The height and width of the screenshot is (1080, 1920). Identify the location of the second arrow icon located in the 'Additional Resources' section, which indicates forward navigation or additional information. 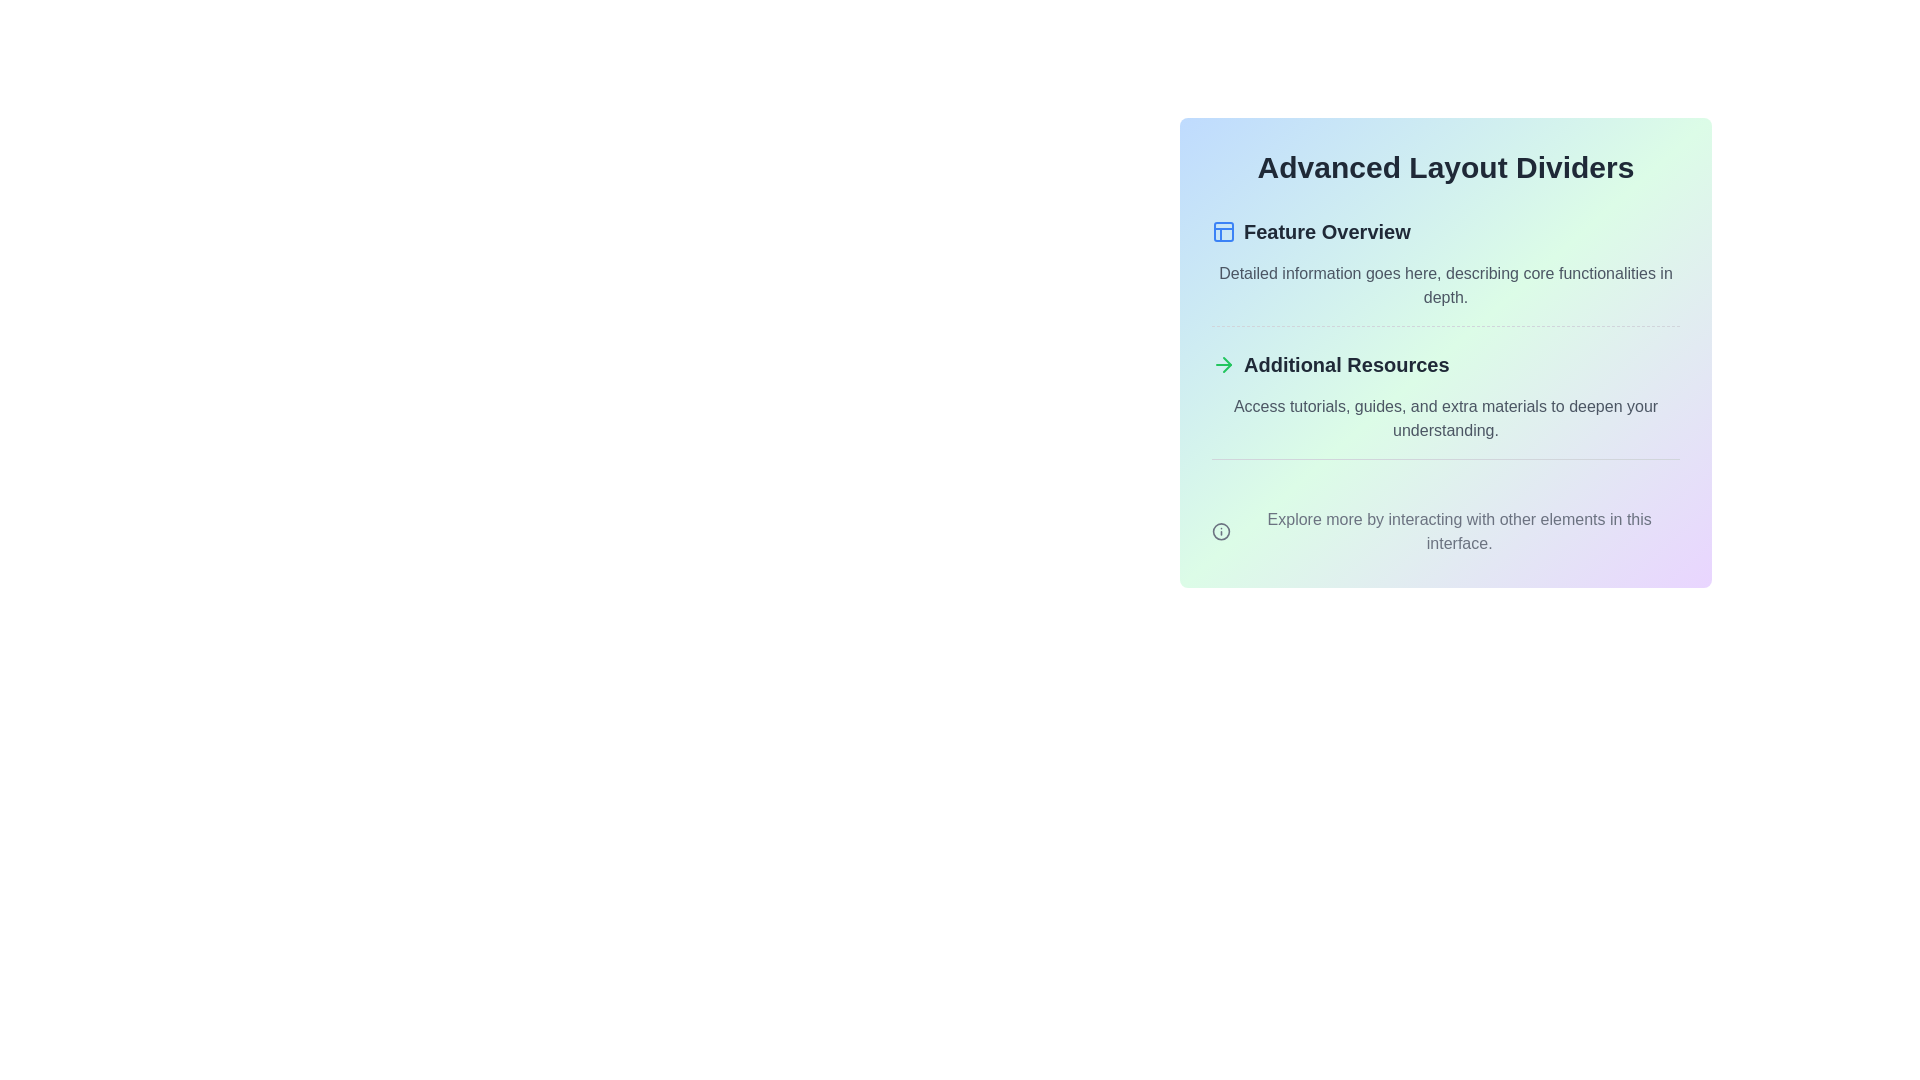
(1226, 365).